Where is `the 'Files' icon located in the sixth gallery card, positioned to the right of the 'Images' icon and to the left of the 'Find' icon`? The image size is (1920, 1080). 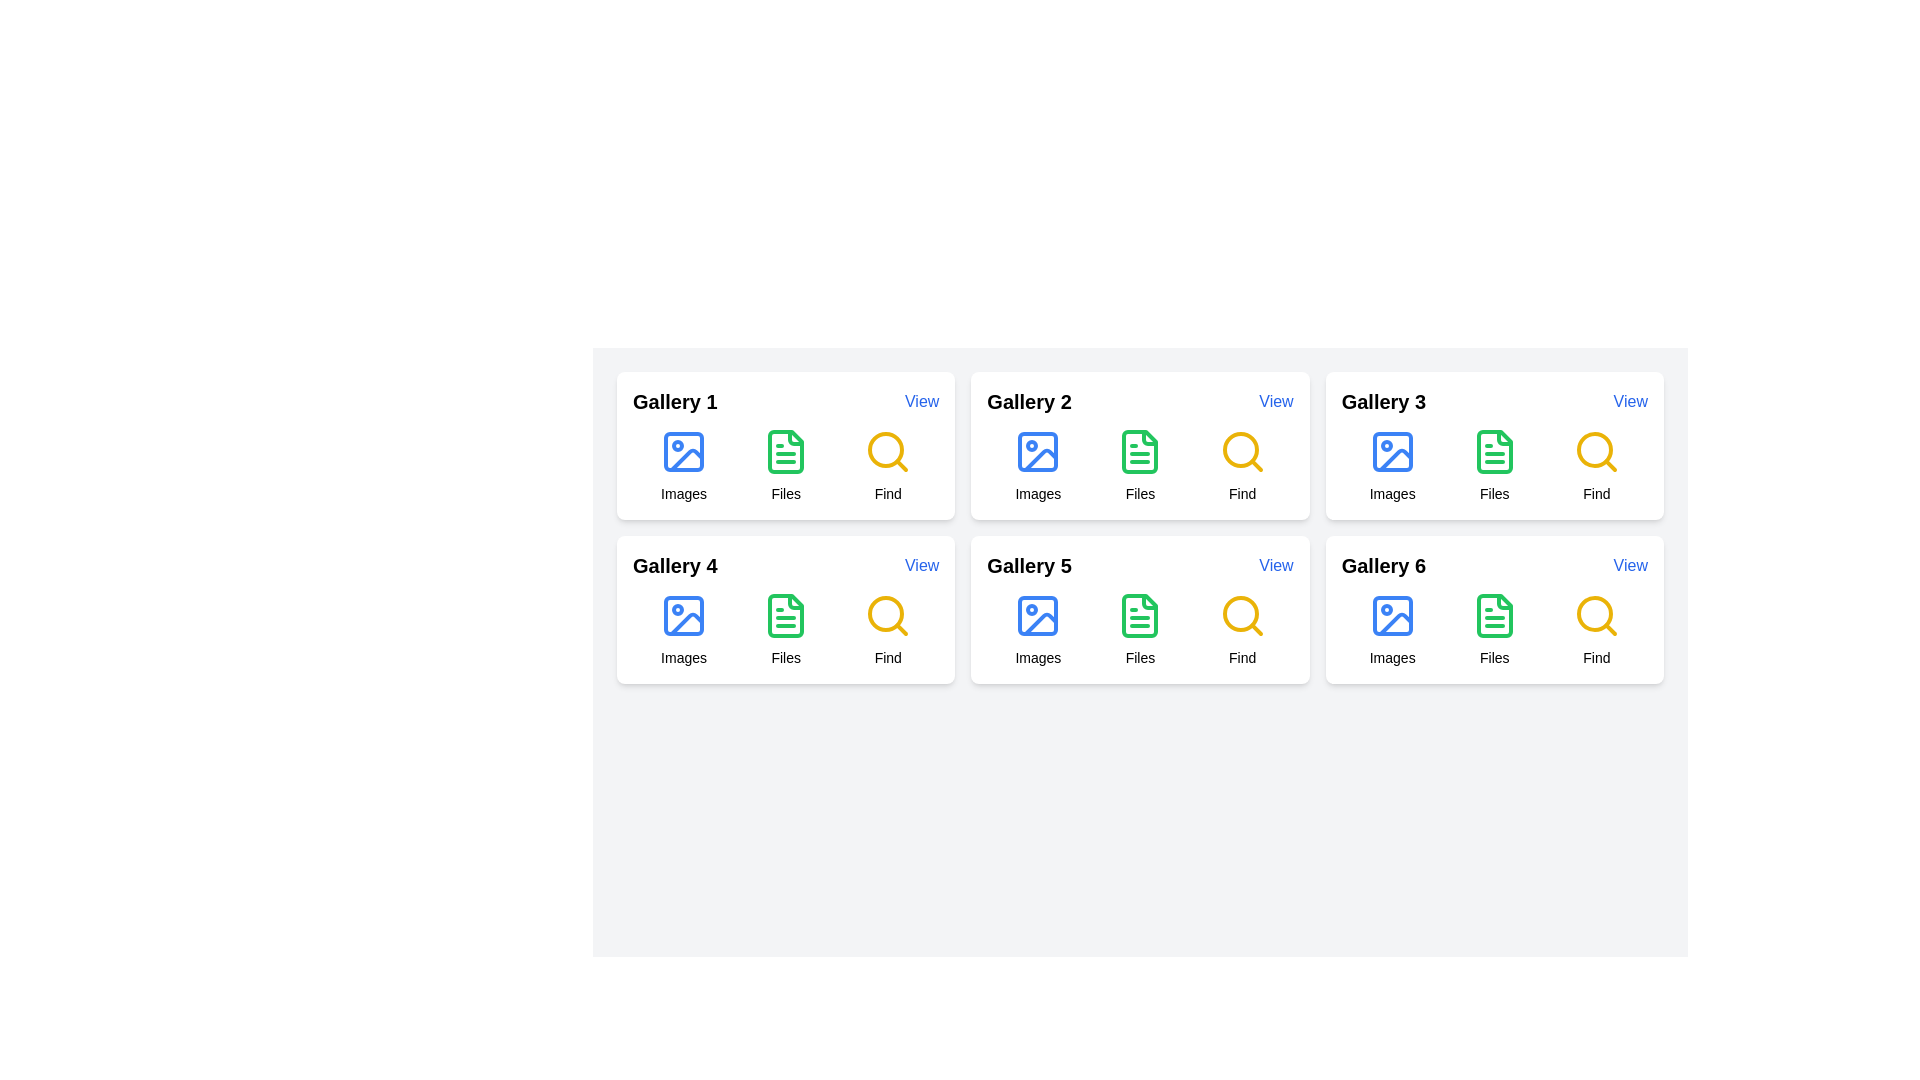 the 'Files' icon located in the sixth gallery card, positioned to the right of the 'Images' icon and to the left of the 'Find' icon is located at coordinates (1494, 615).